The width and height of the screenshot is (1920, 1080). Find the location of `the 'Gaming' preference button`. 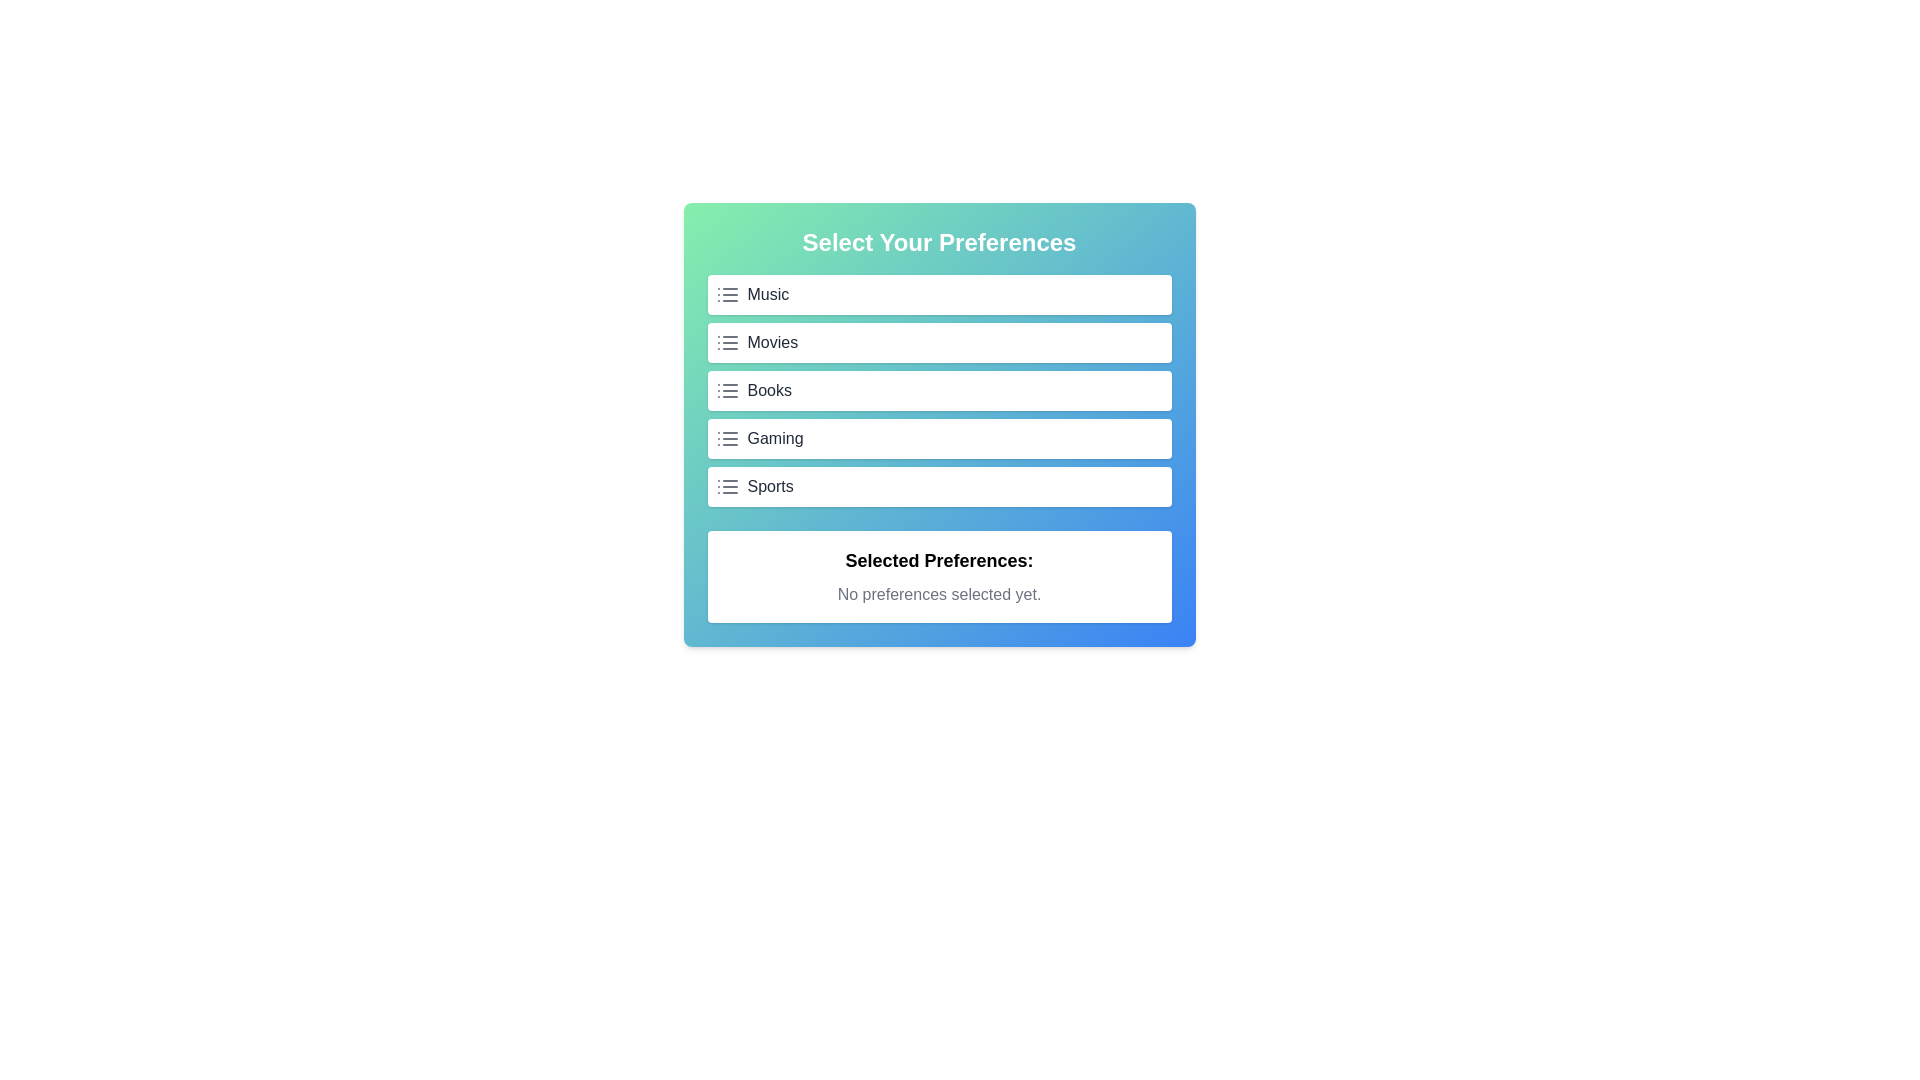

the 'Gaming' preference button is located at coordinates (938, 438).